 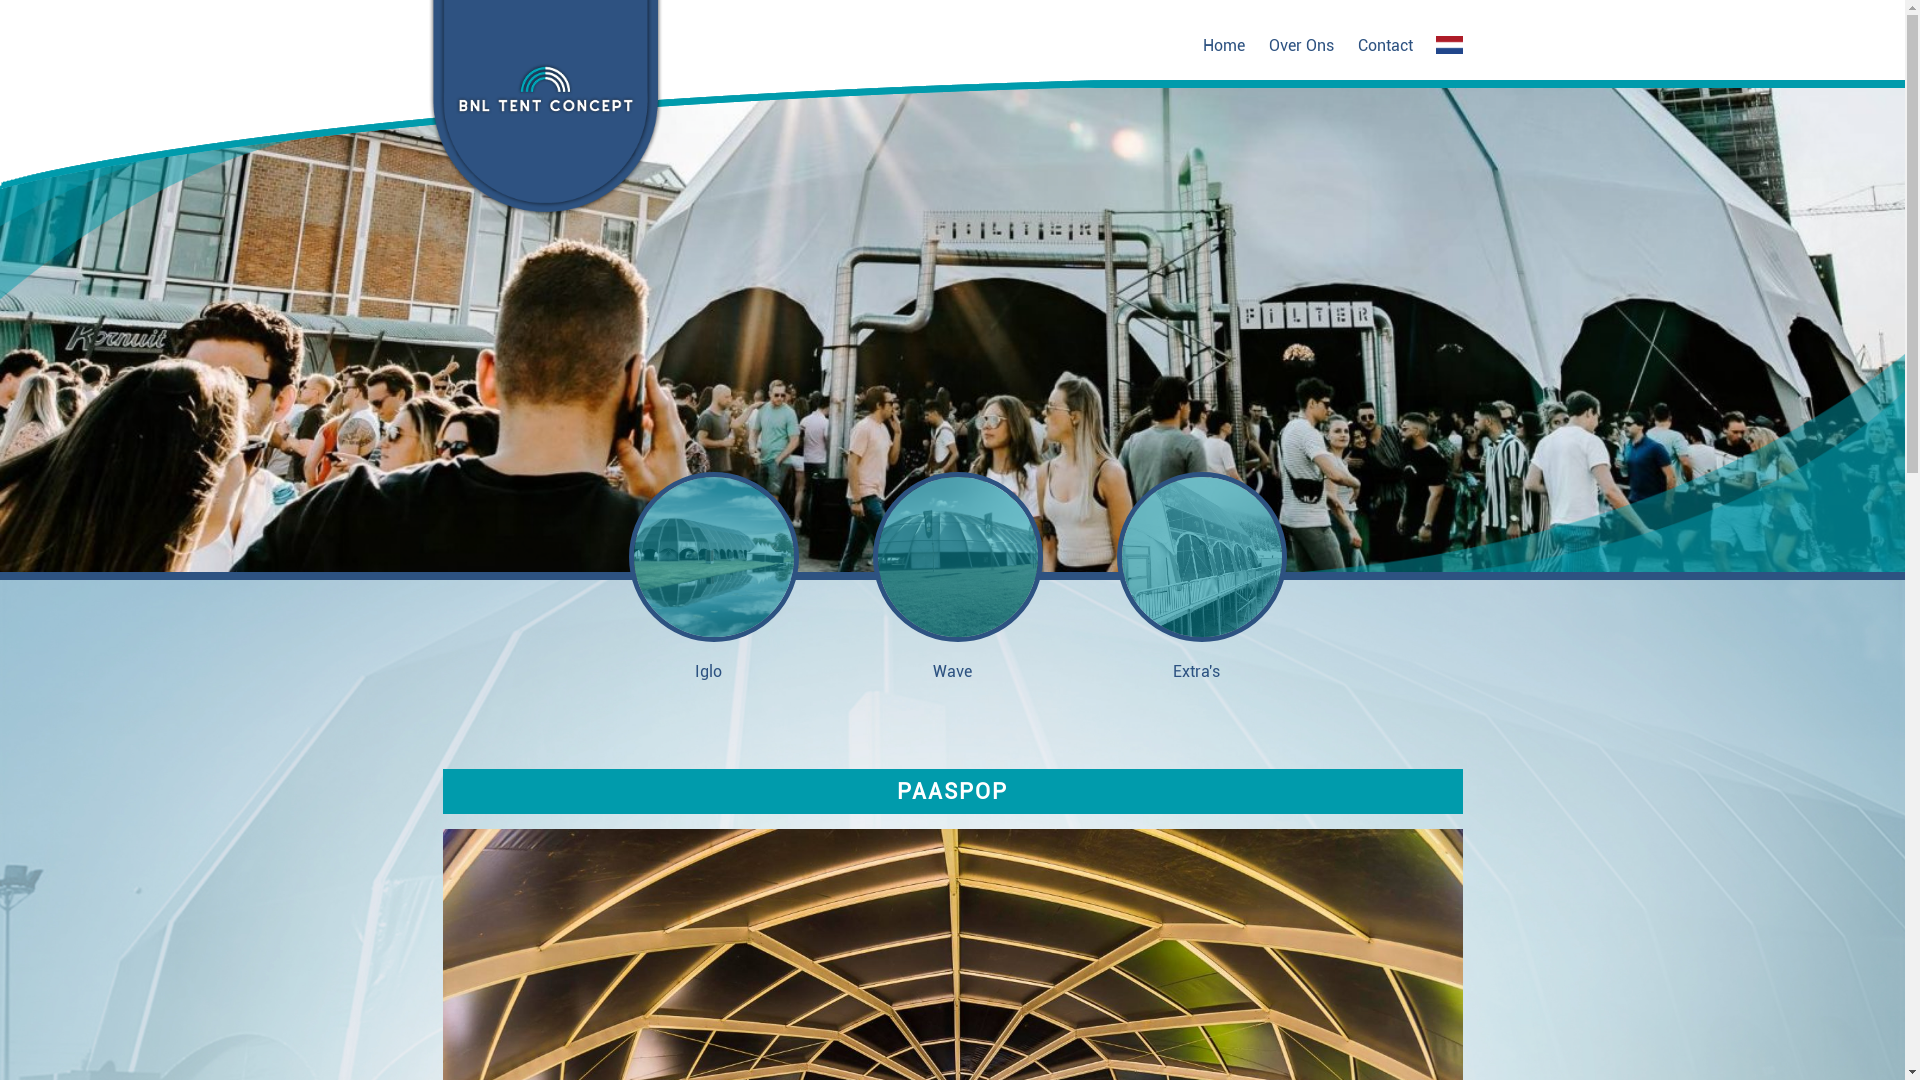 What do you see at coordinates (1195, 576) in the screenshot?
I see `'Extra's'` at bounding box center [1195, 576].